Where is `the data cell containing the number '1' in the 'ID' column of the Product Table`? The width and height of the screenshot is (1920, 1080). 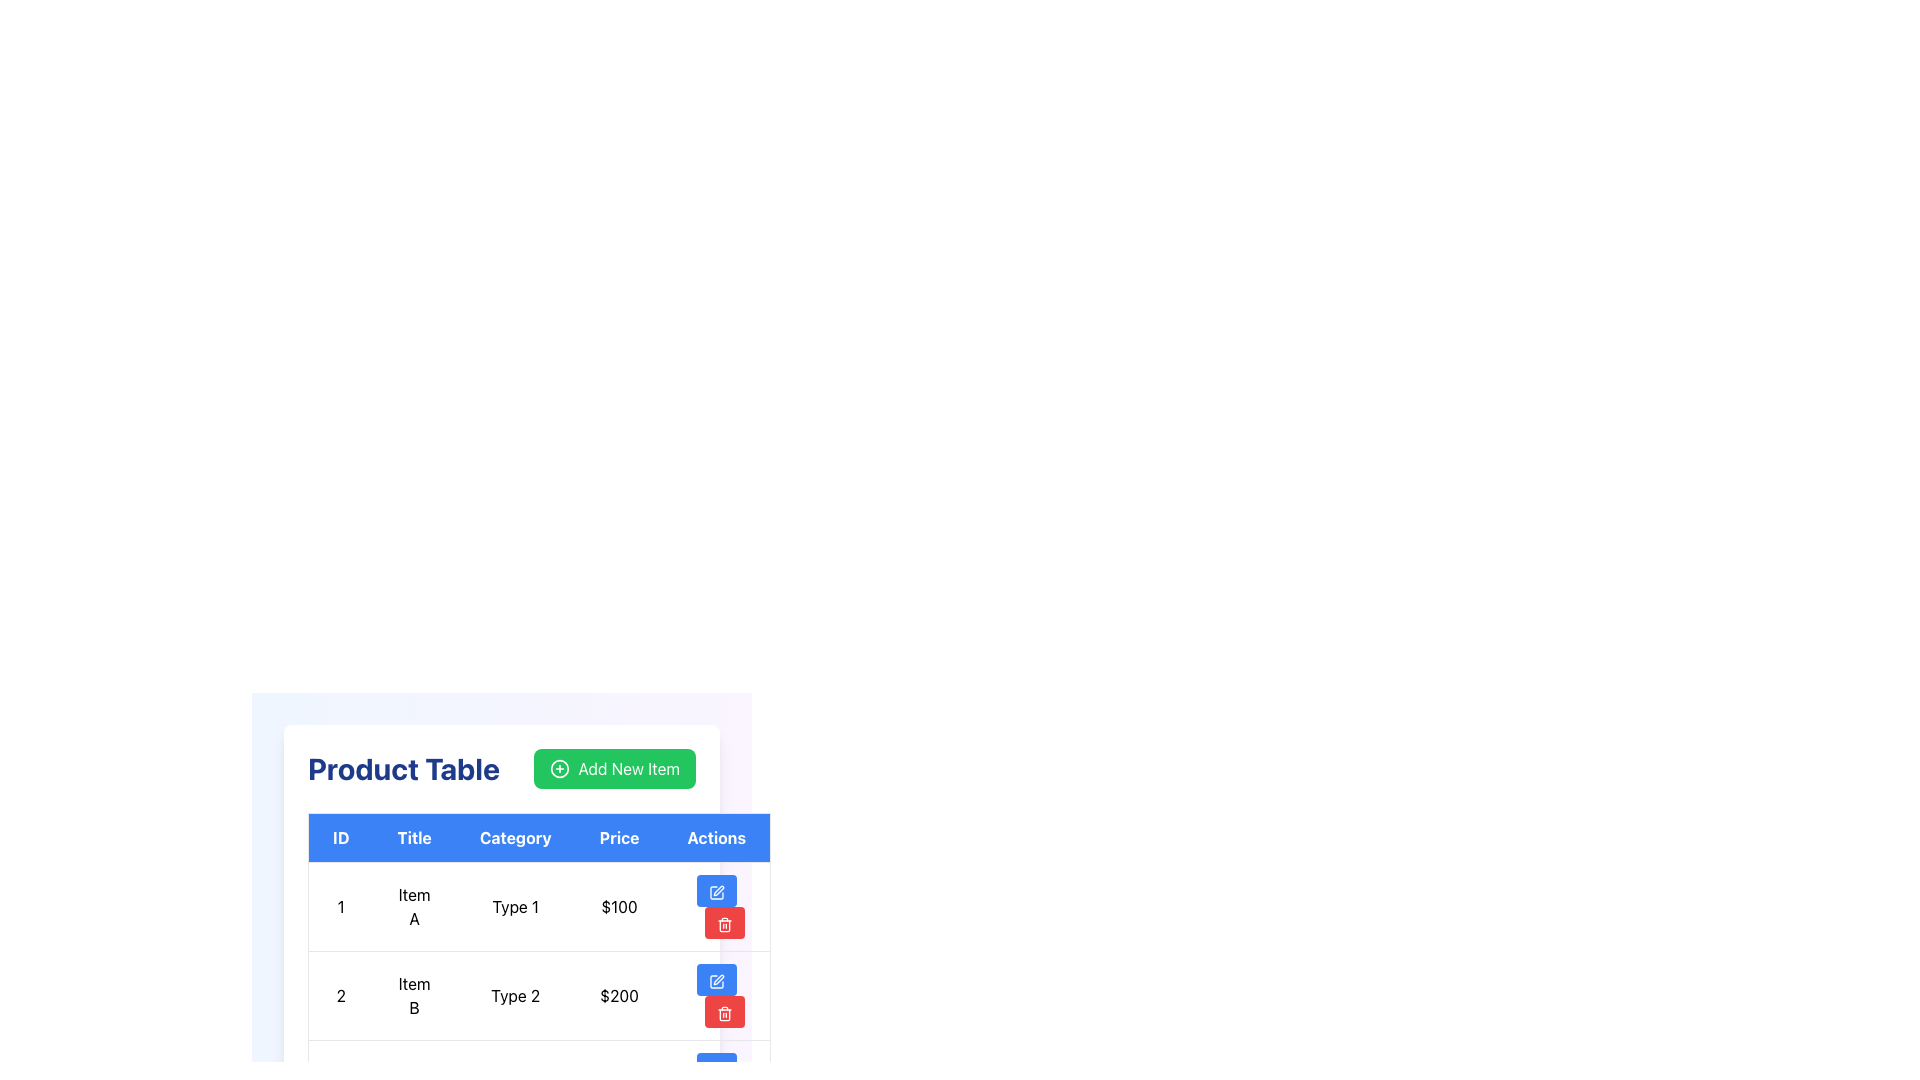
the data cell containing the number '1' in the 'ID' column of the Product Table is located at coordinates (340, 906).